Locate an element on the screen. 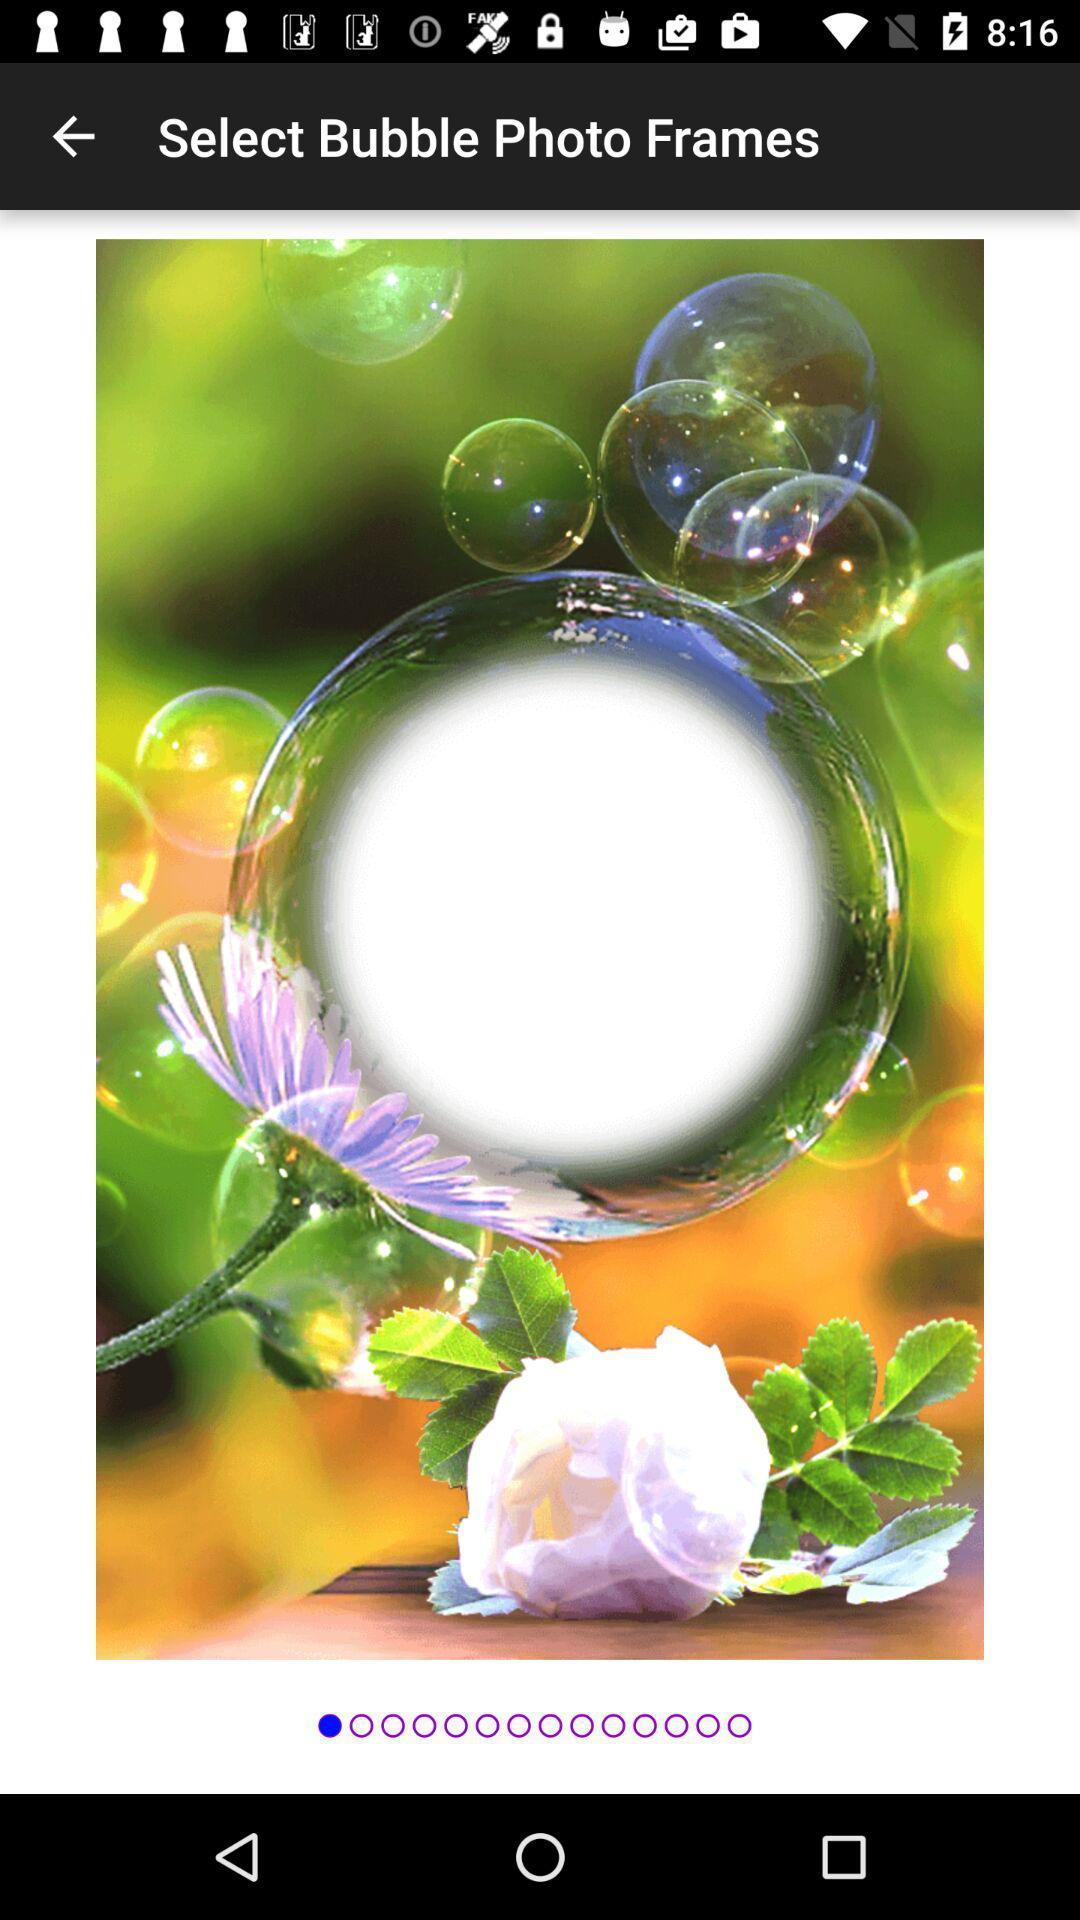  the icon at the top left corner is located at coordinates (72, 135).